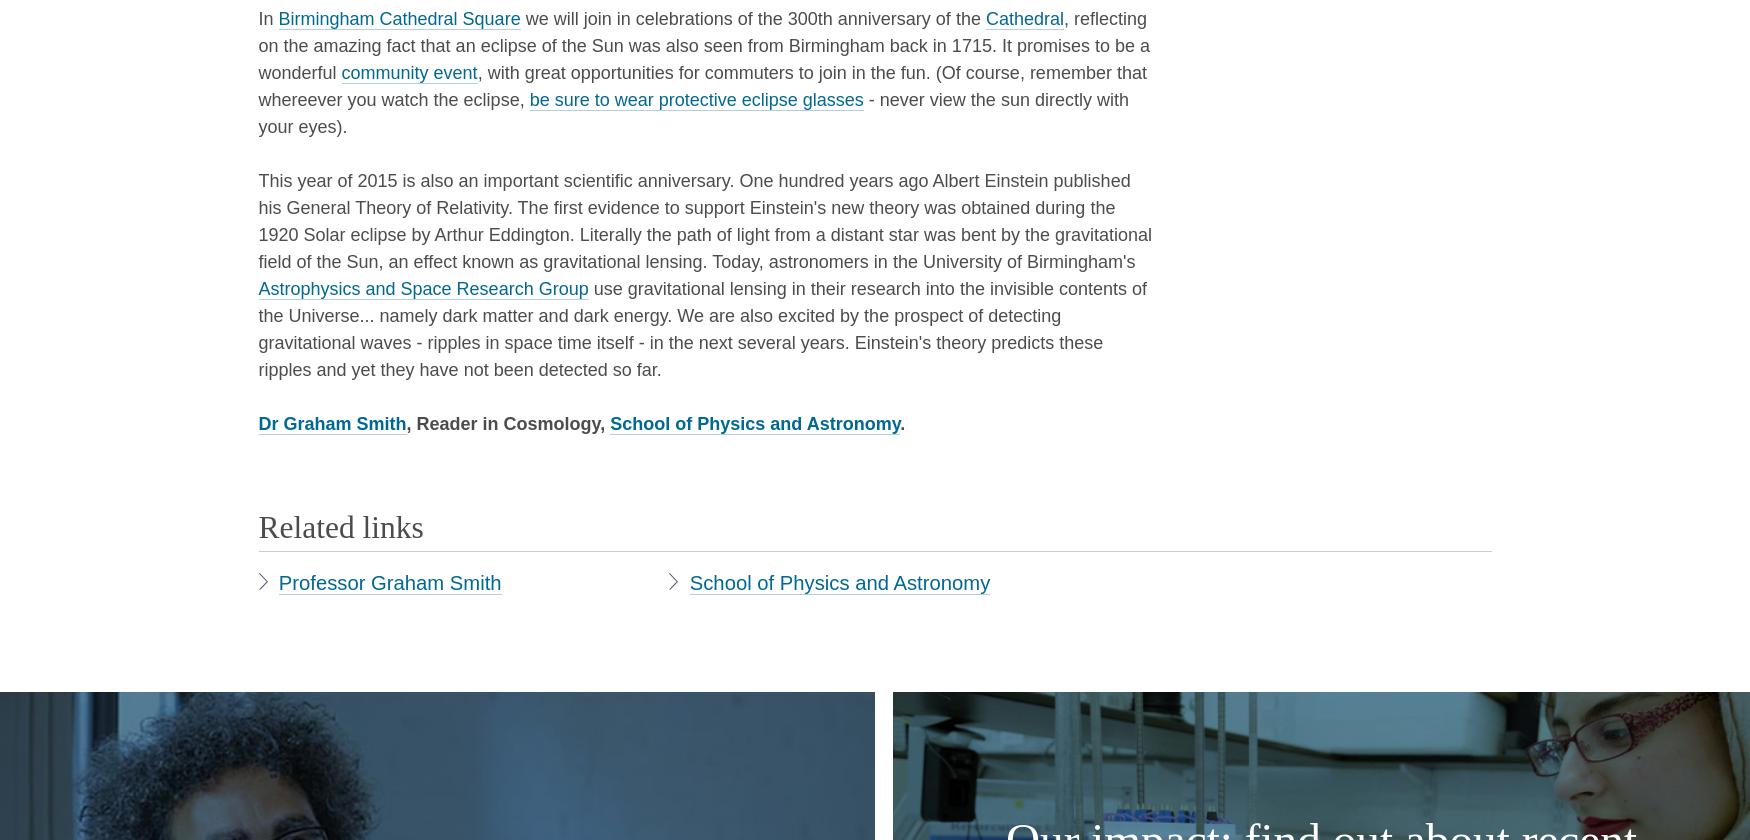 The image size is (1750, 840). Describe the element at coordinates (751, 17) in the screenshot. I see `'we will join in celebrations of the 300th anniversary of the'` at that location.